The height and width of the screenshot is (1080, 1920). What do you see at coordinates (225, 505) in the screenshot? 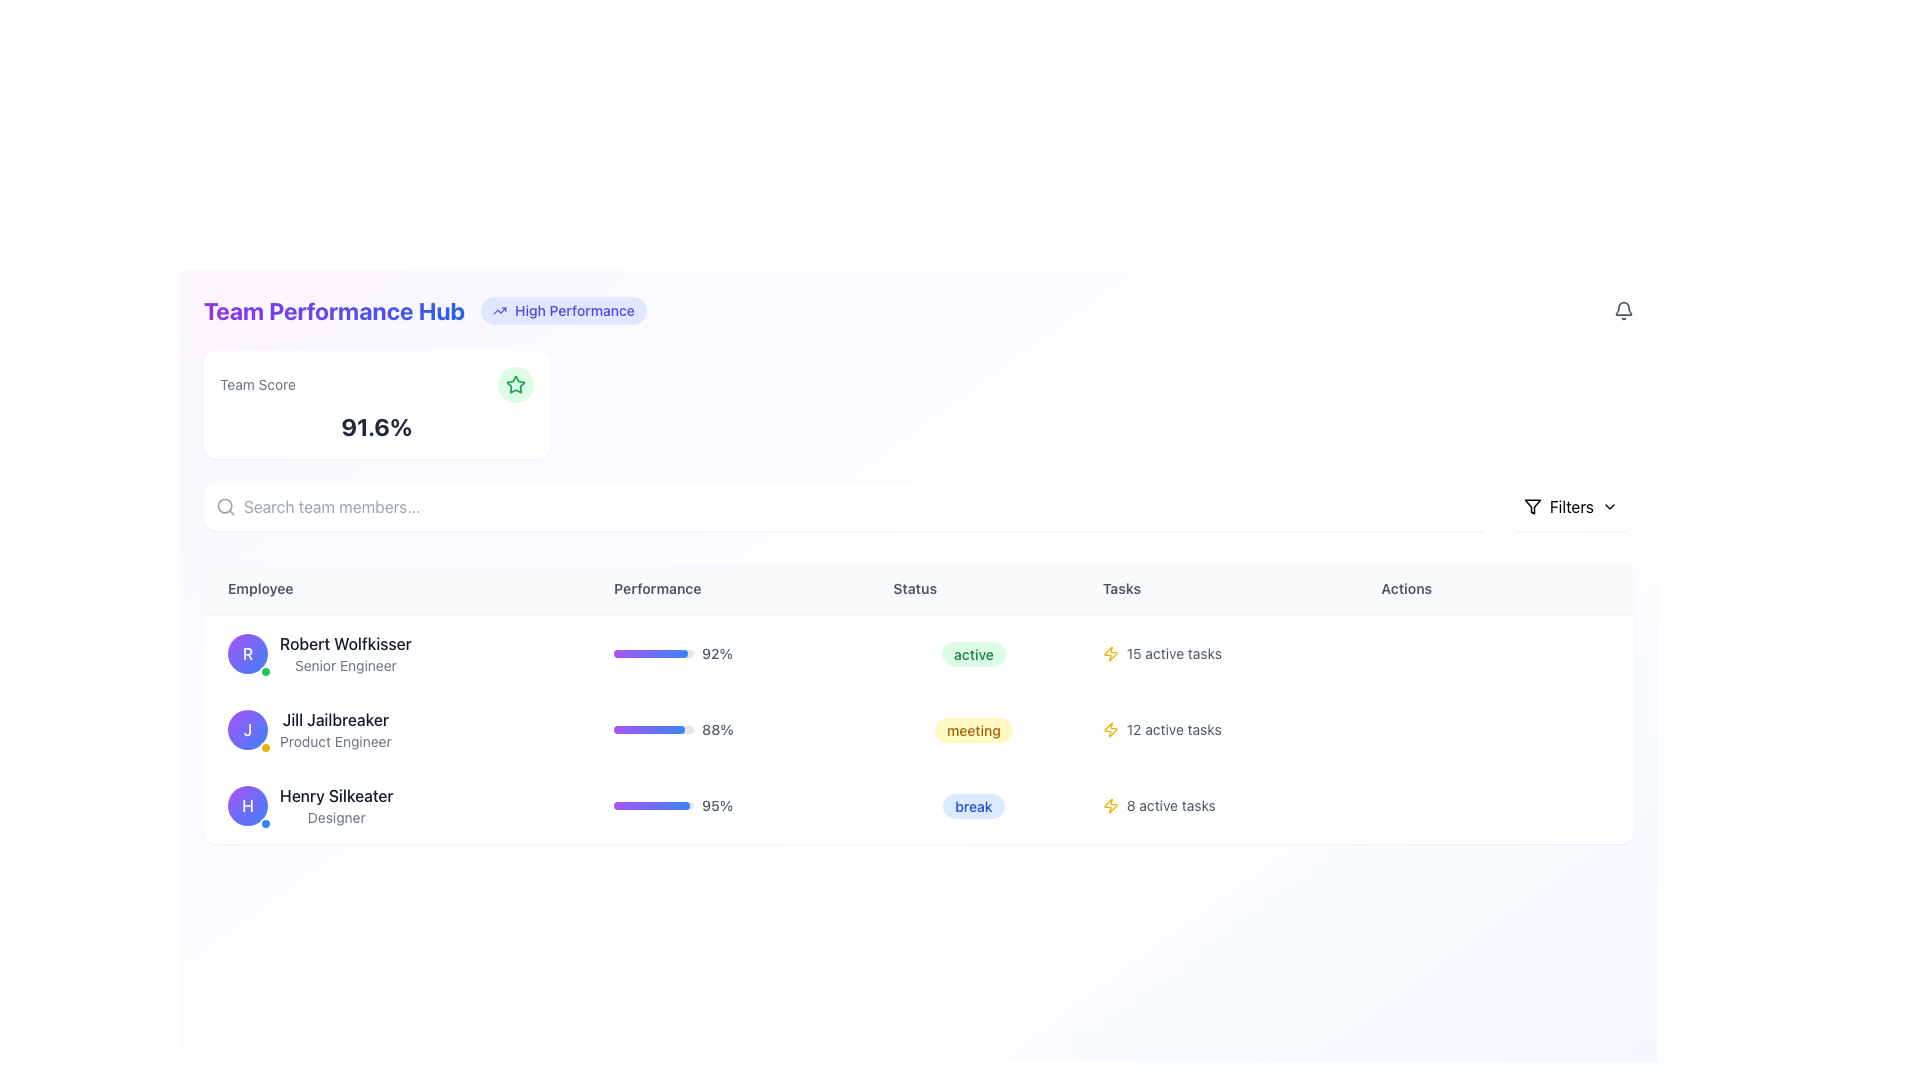
I see `the decorative part of the search icon, which symbolizes the search functionality and is located to the left of the search bar interface` at bounding box center [225, 505].